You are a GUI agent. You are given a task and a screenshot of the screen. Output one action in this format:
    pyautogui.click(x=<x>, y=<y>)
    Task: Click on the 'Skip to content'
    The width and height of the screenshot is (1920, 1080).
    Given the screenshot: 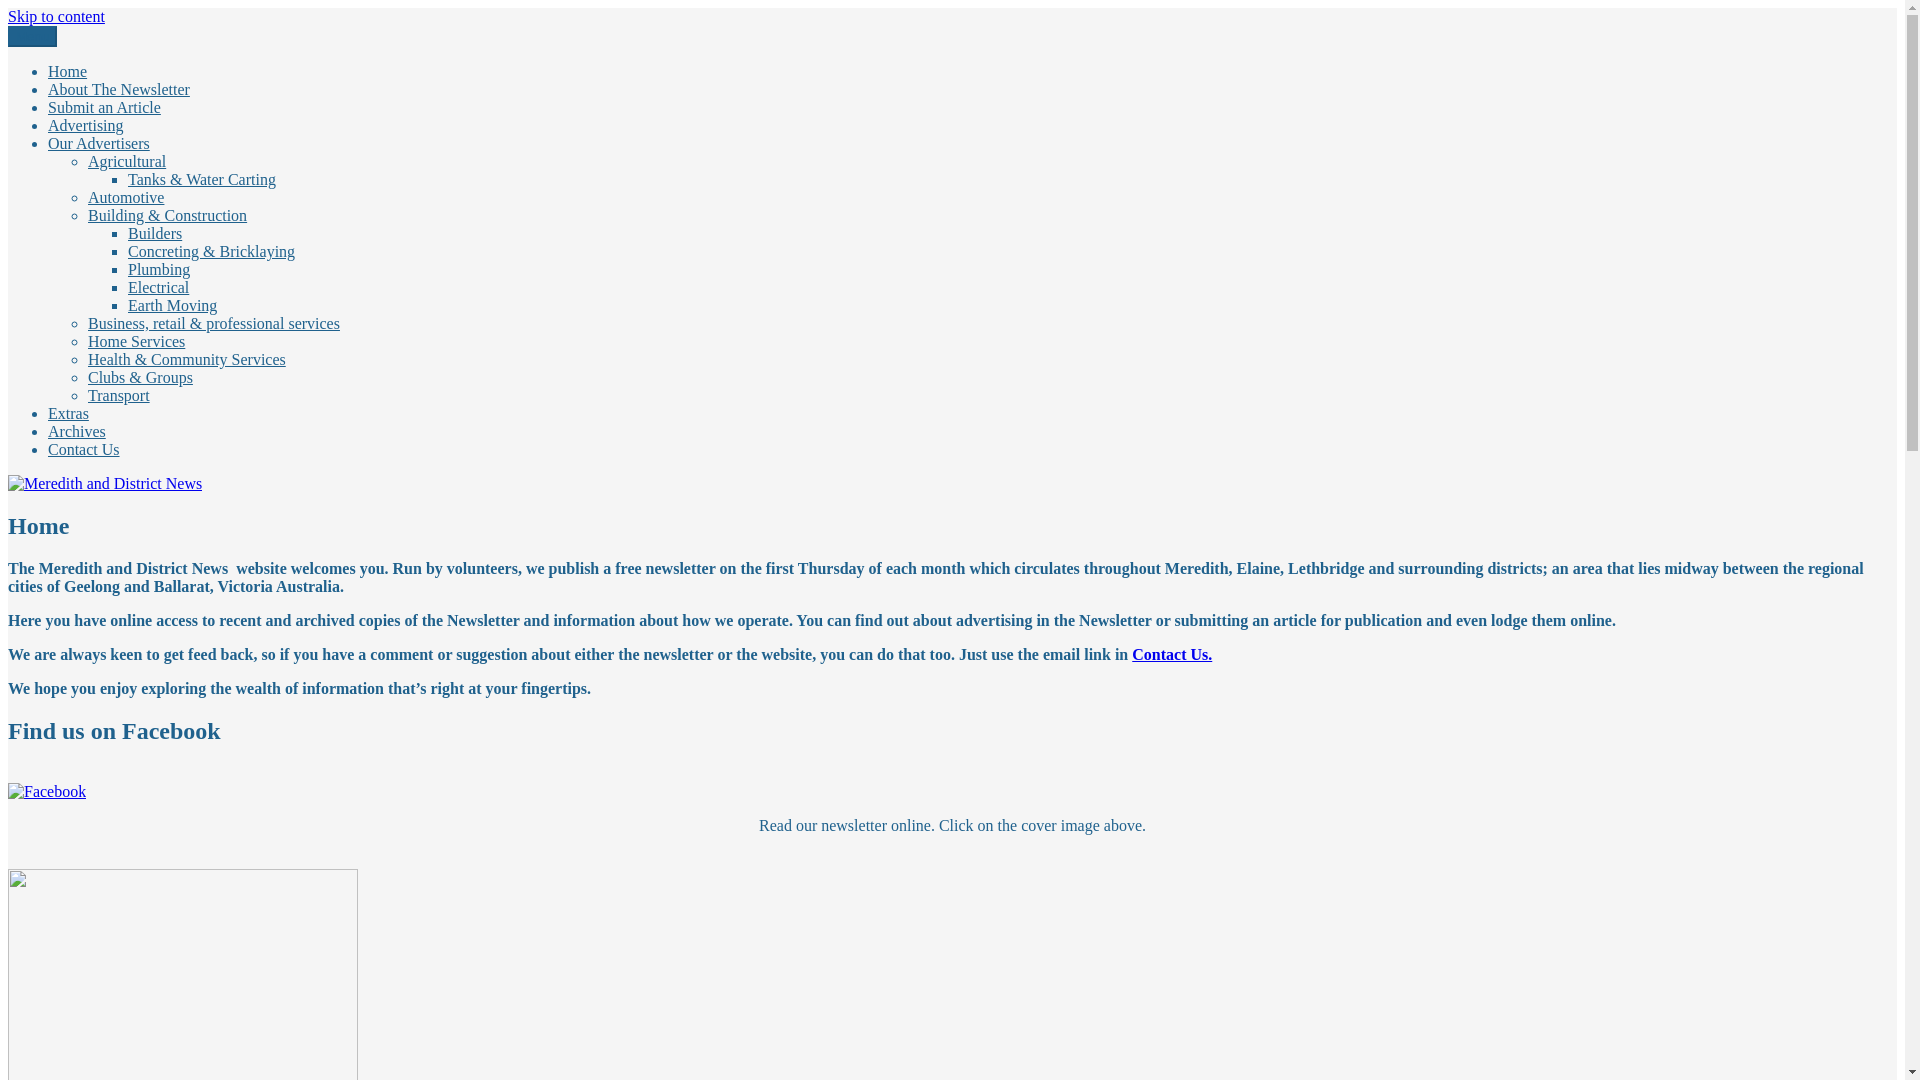 What is the action you would take?
    pyautogui.click(x=56, y=16)
    